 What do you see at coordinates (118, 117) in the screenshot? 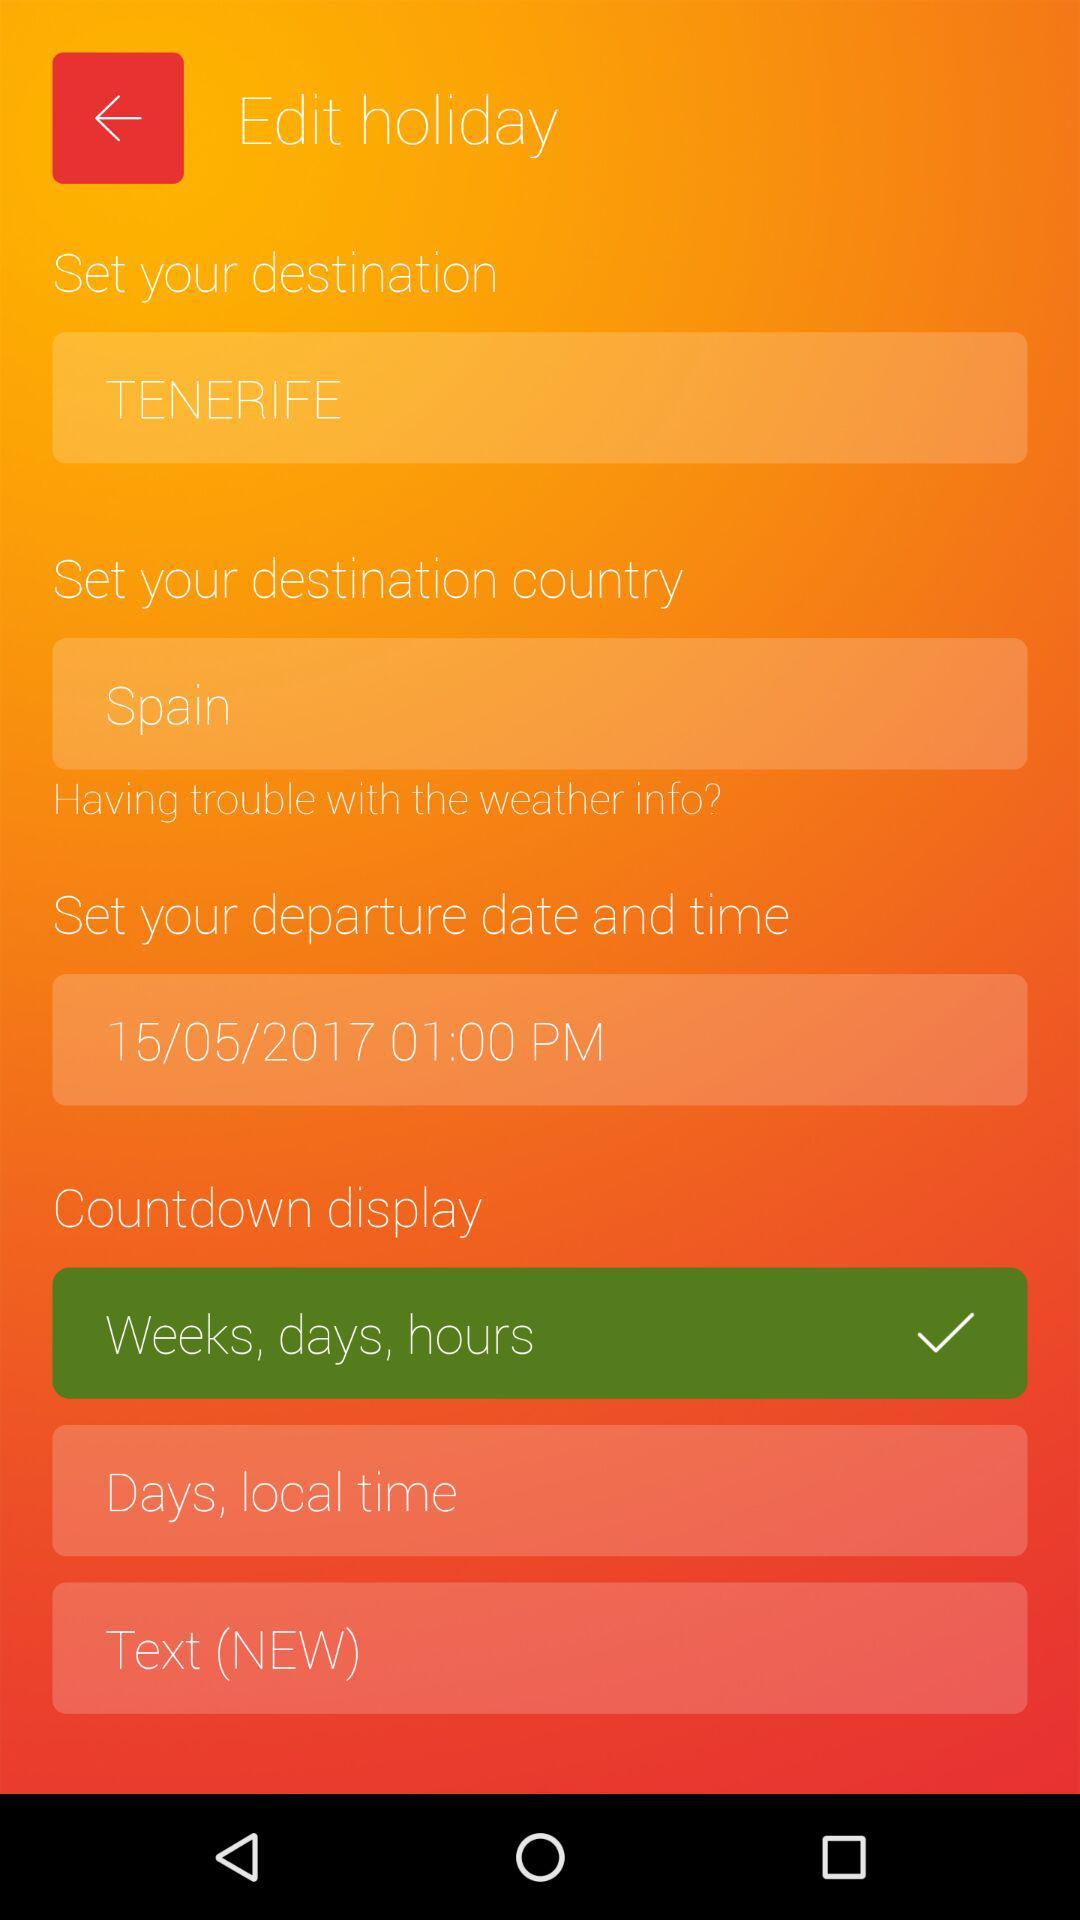
I see `icon above the set your destination icon` at bounding box center [118, 117].